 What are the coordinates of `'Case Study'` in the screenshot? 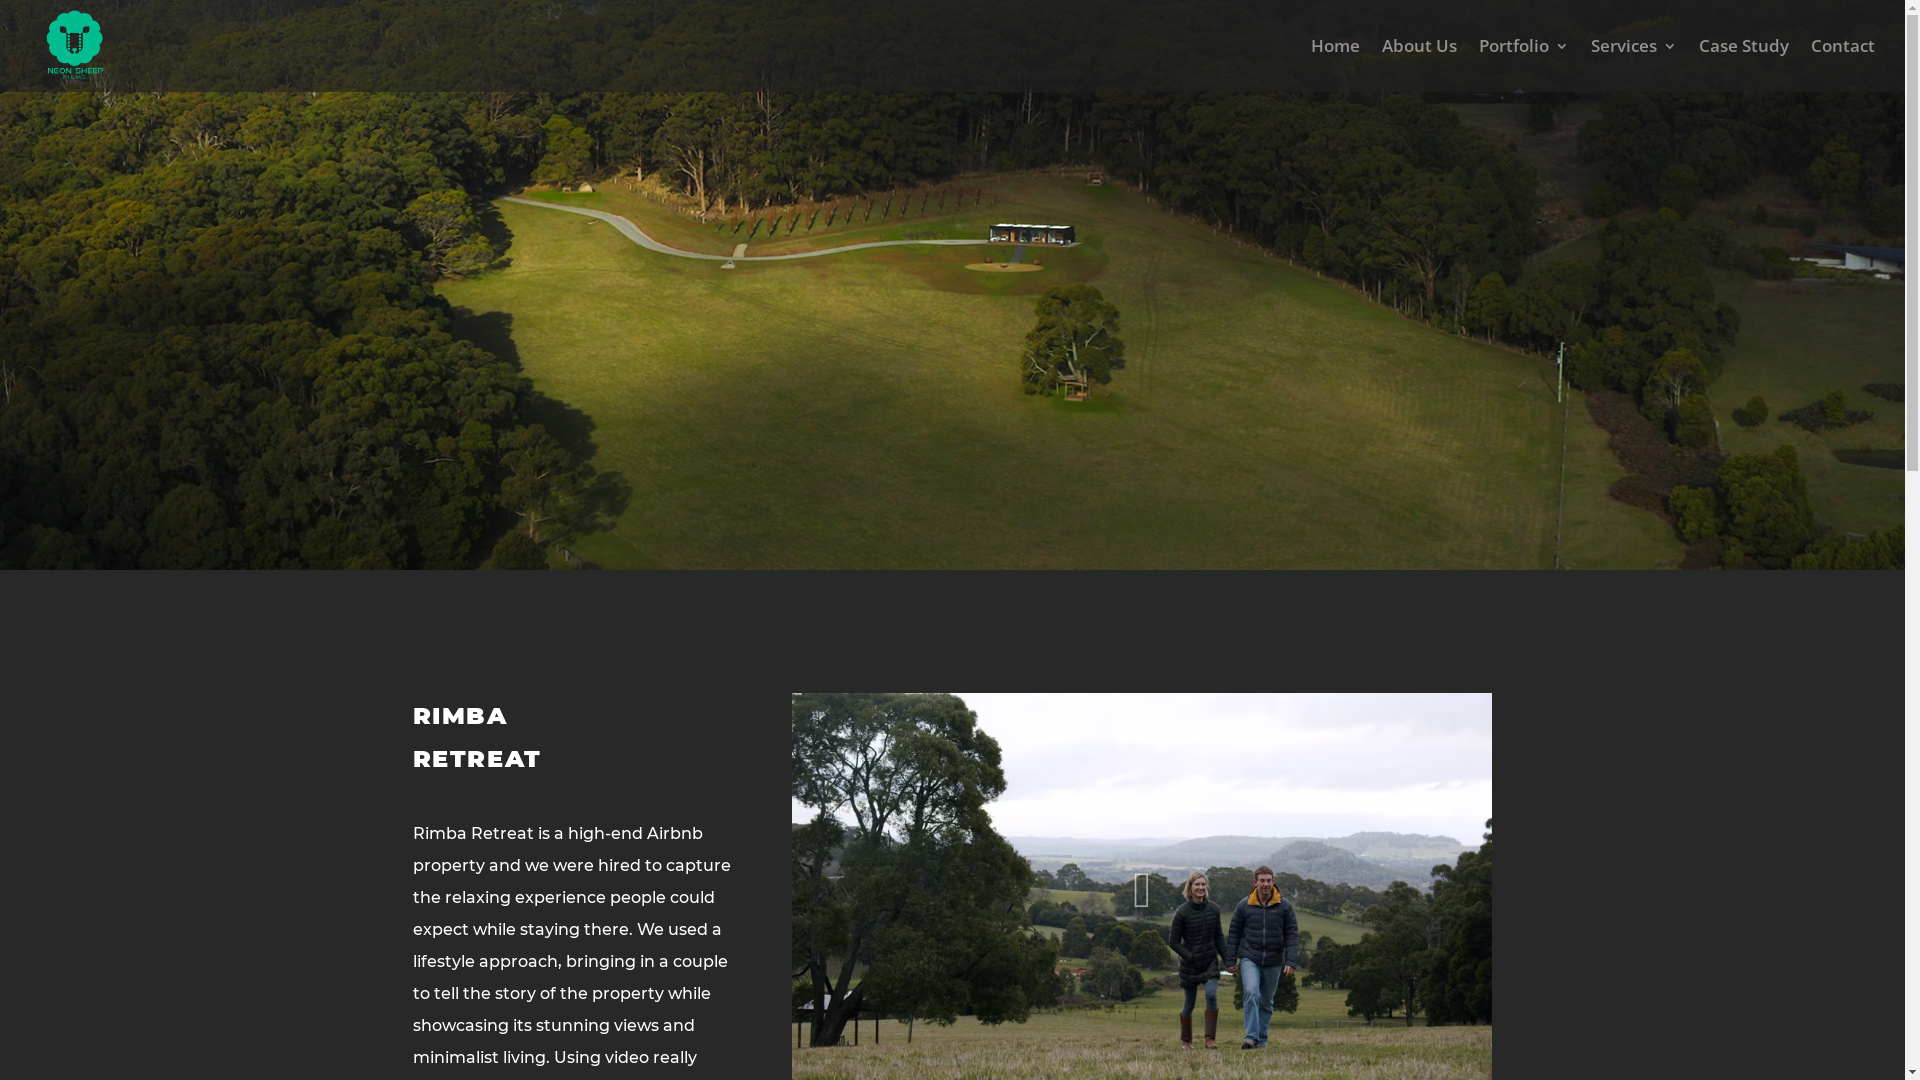 It's located at (1742, 64).